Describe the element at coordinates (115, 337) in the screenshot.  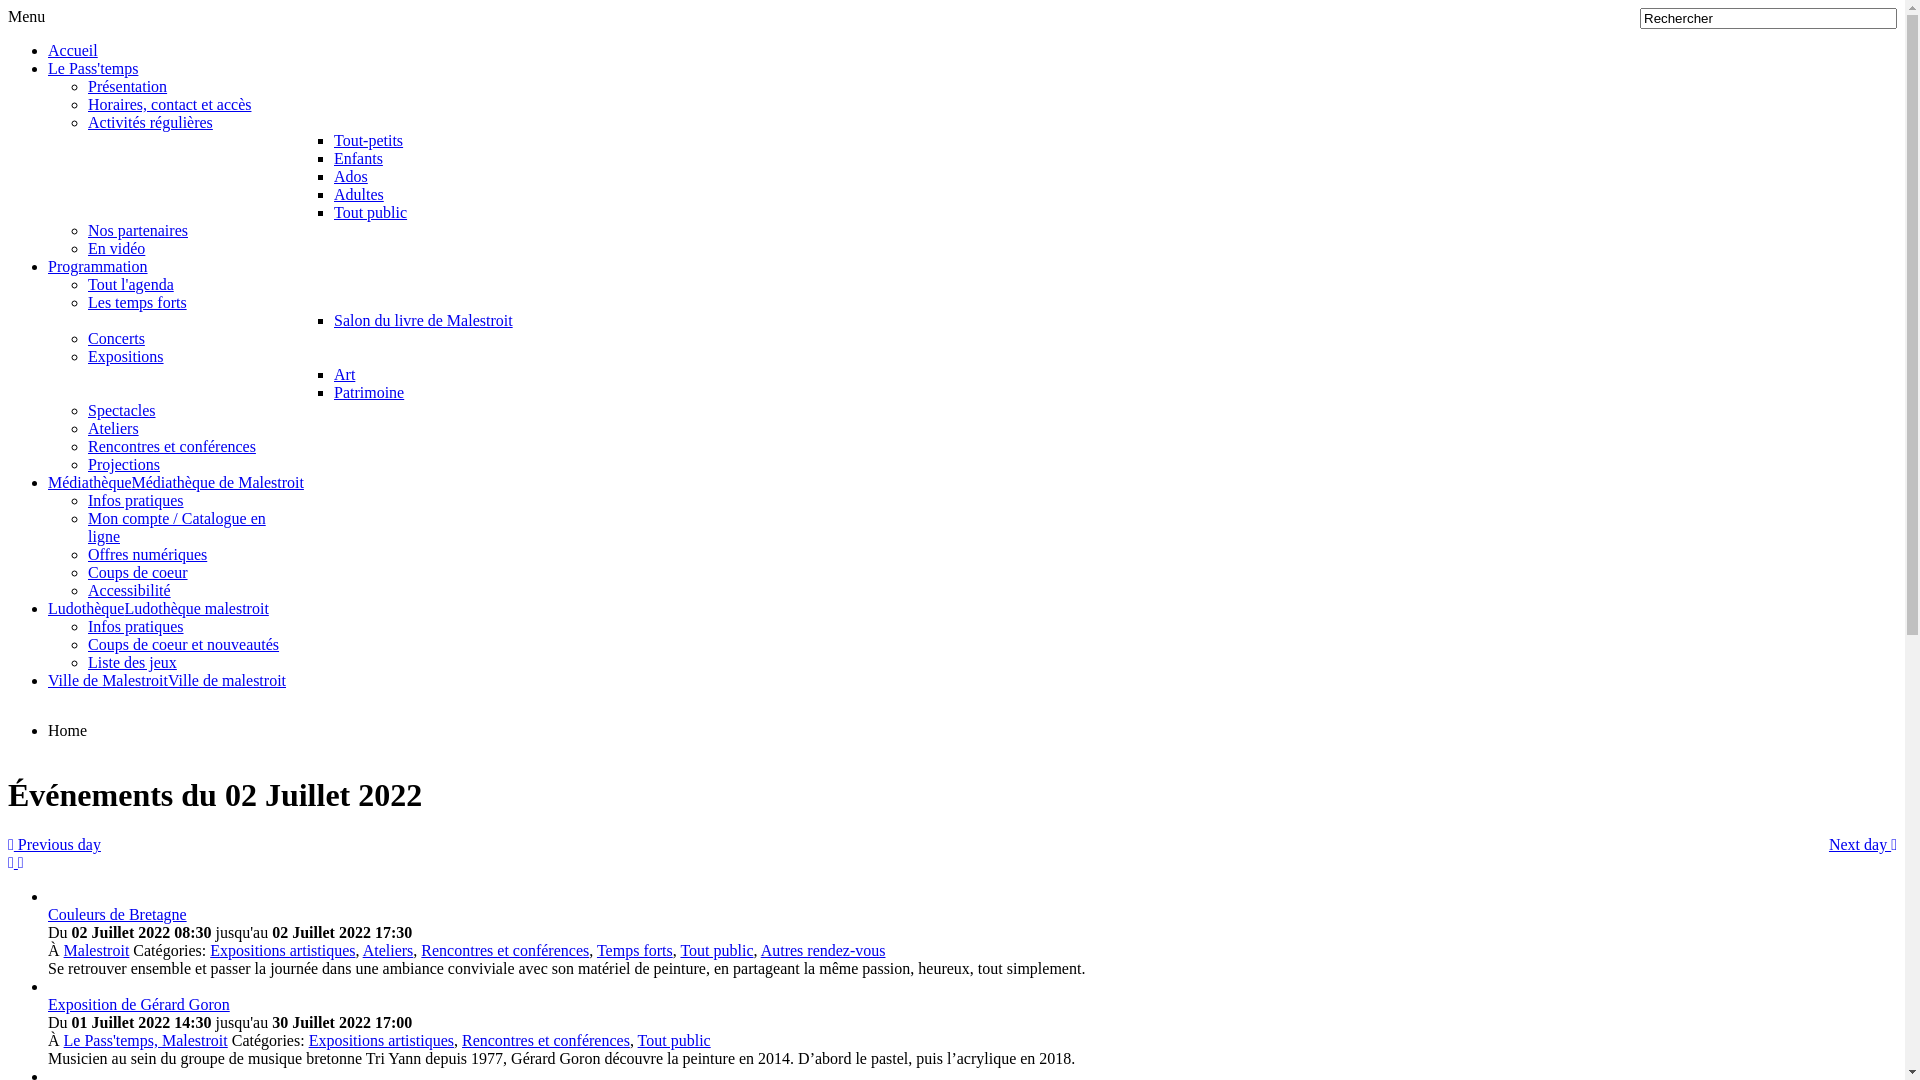
I see `'Concerts'` at that location.